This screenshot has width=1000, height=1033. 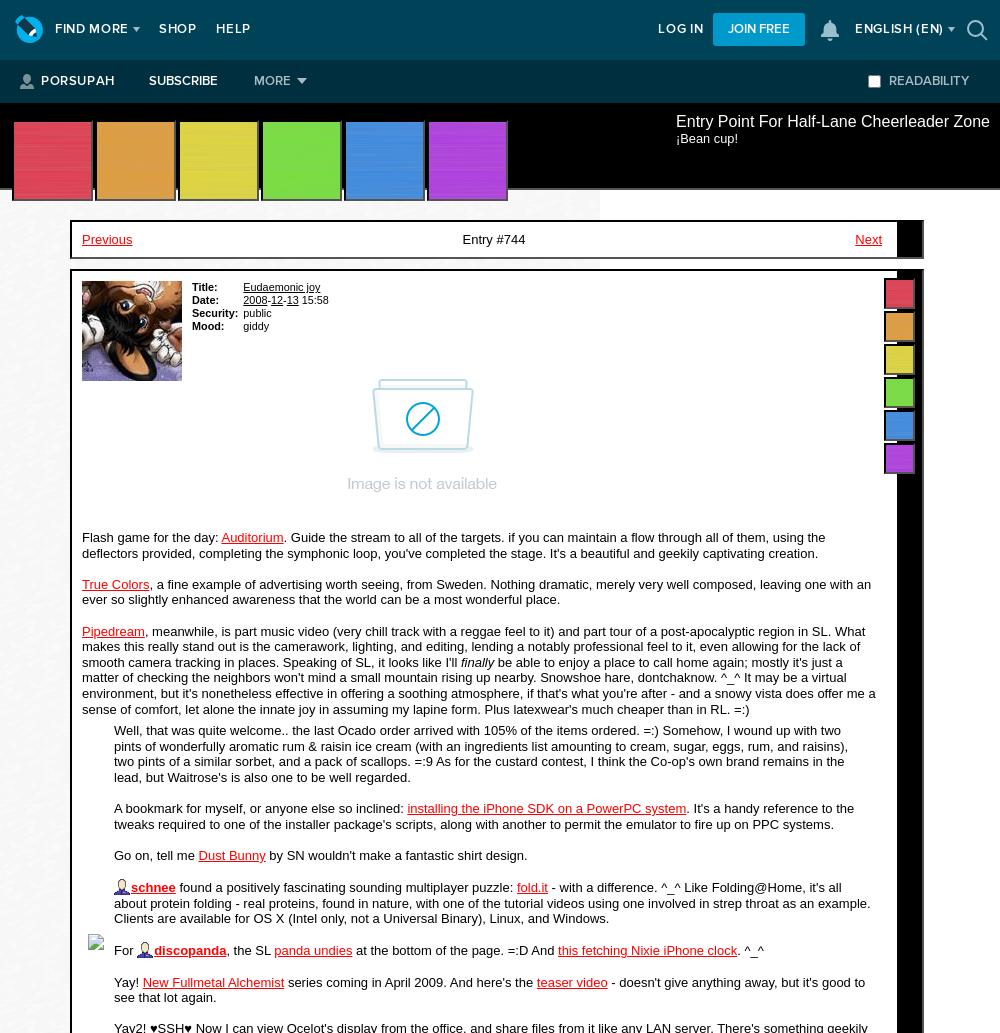 I want to click on 'Readability', so click(x=929, y=81).